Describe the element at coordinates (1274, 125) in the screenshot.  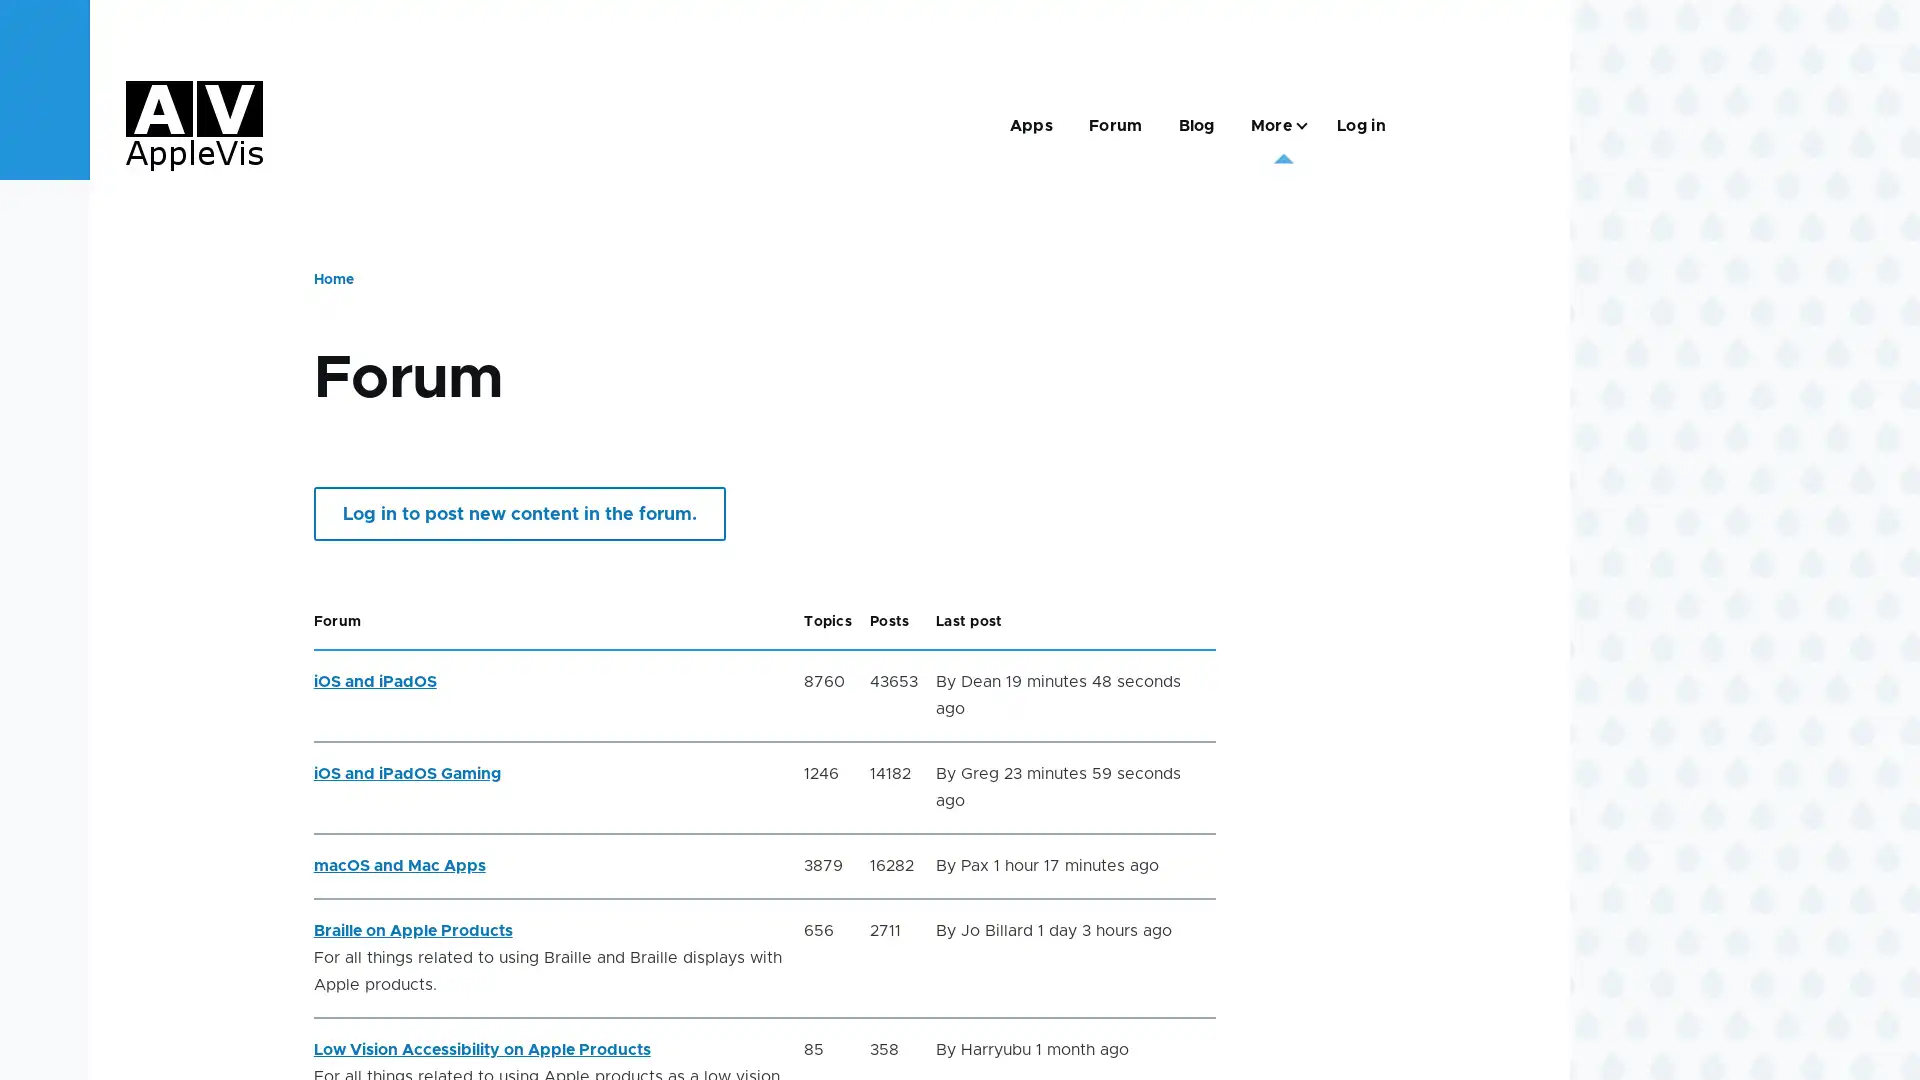
I see `More` at that location.